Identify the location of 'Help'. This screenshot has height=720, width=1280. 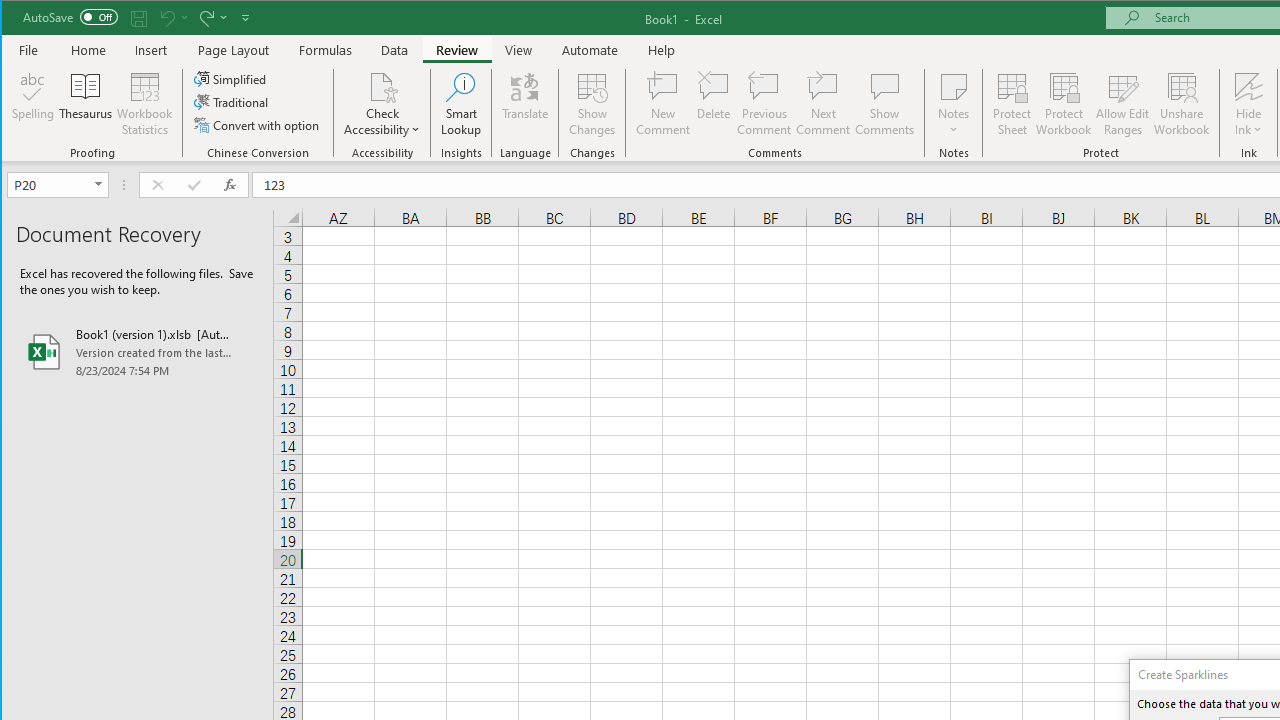
(661, 49).